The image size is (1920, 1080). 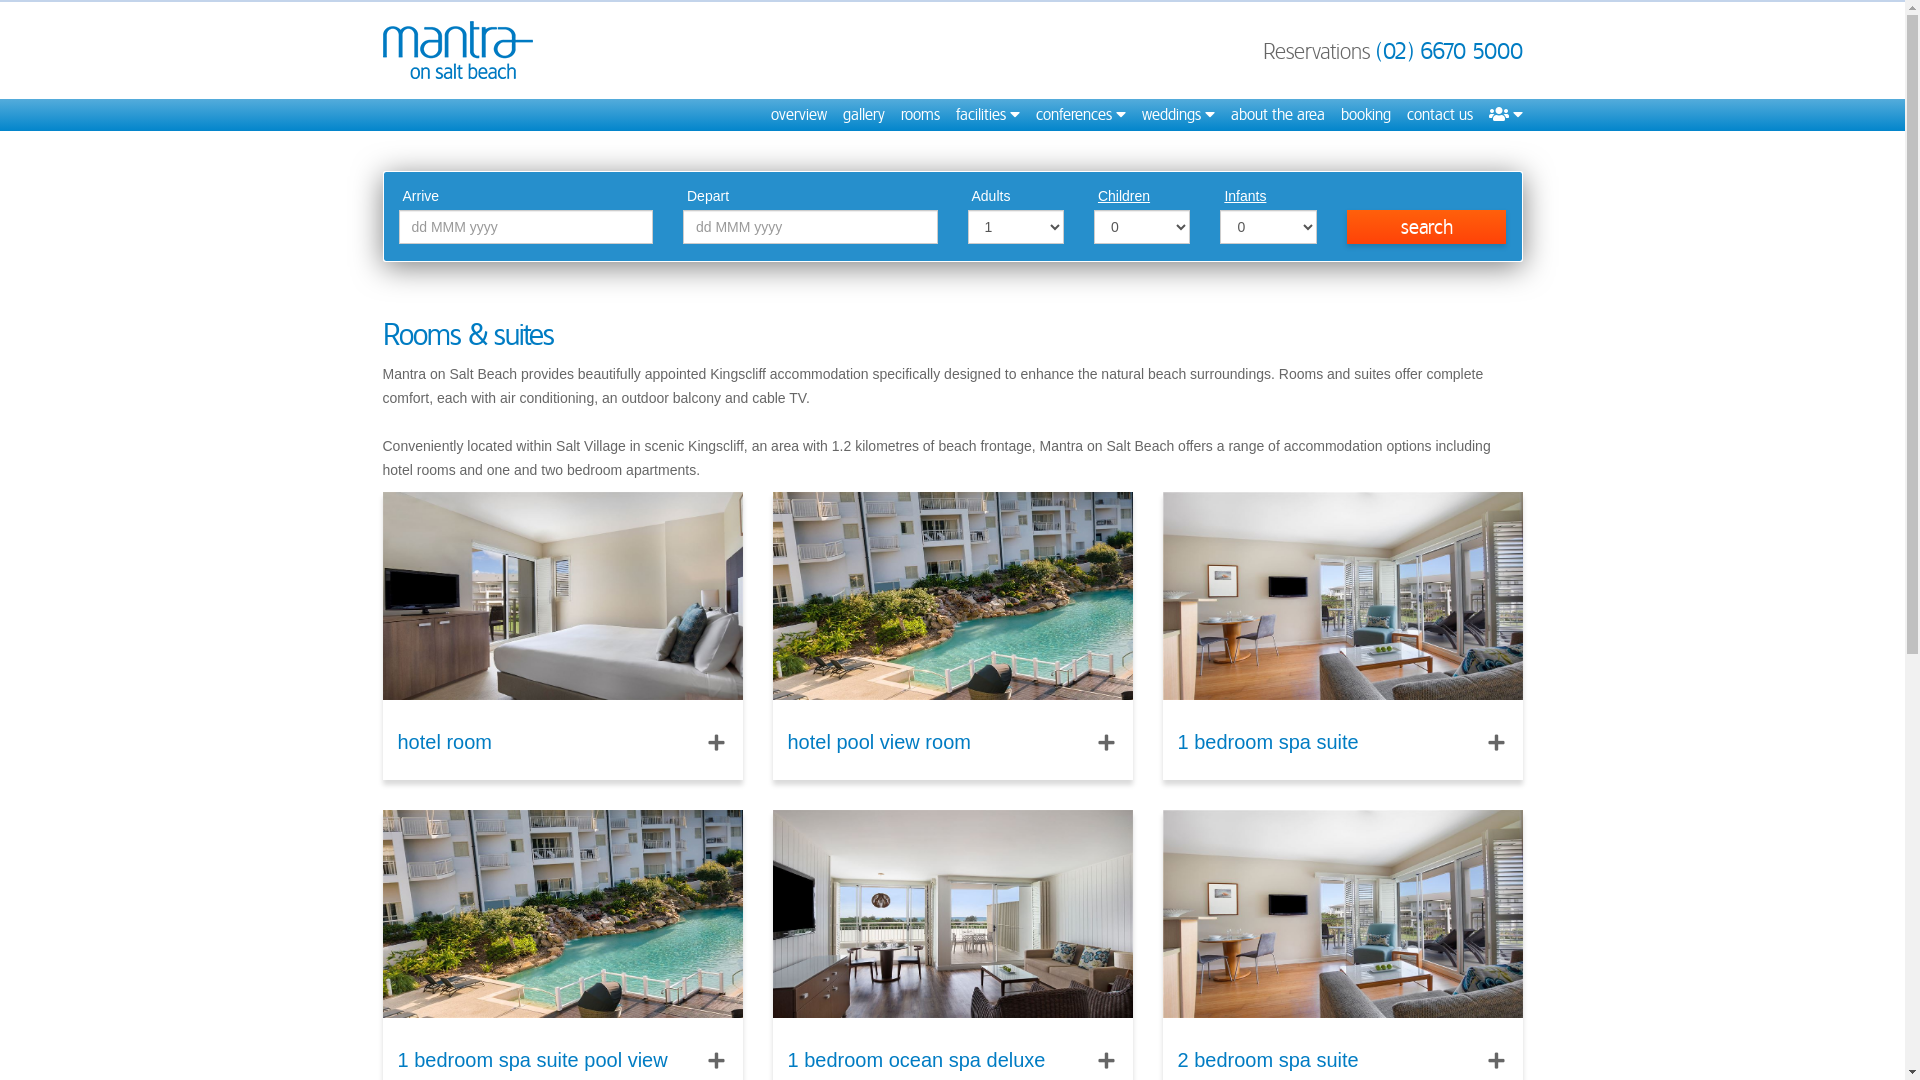 I want to click on 'conferences', so click(x=1079, y=115).